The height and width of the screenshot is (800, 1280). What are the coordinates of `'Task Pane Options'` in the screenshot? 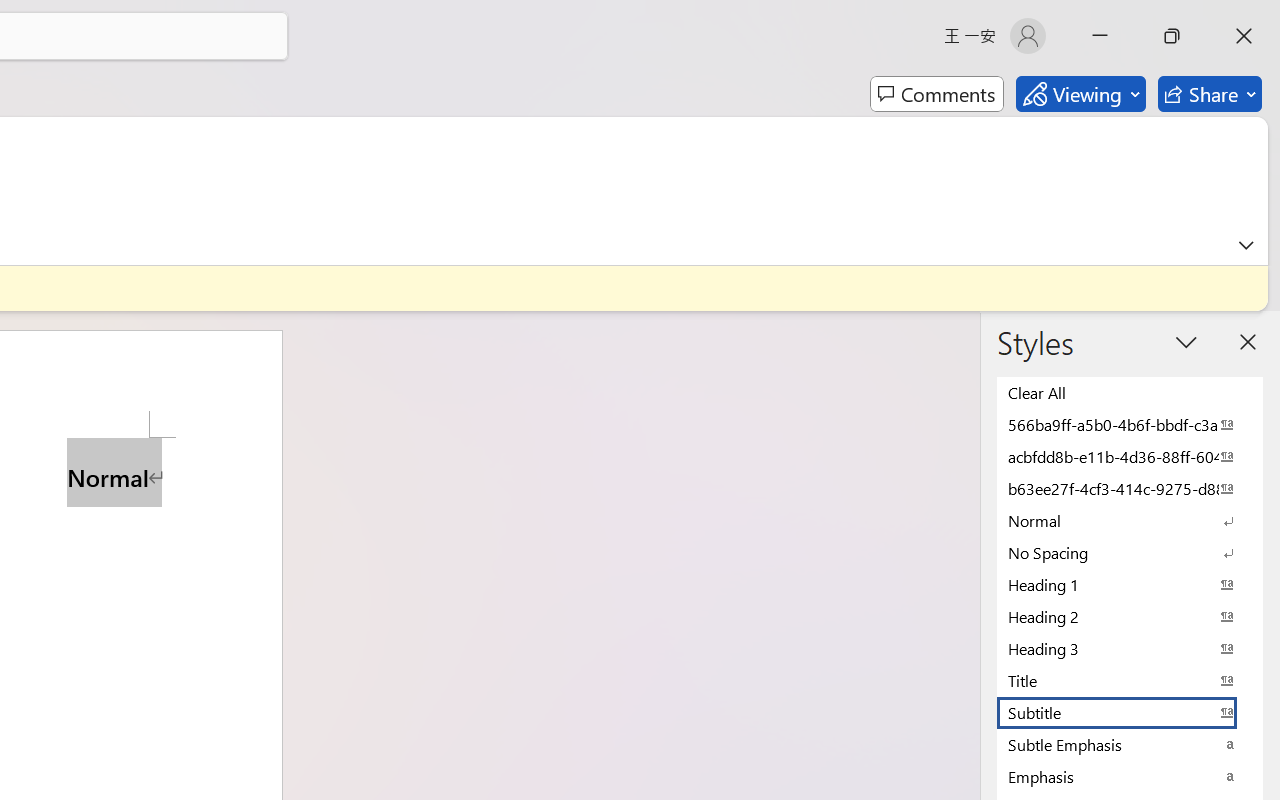 It's located at (1187, 342).